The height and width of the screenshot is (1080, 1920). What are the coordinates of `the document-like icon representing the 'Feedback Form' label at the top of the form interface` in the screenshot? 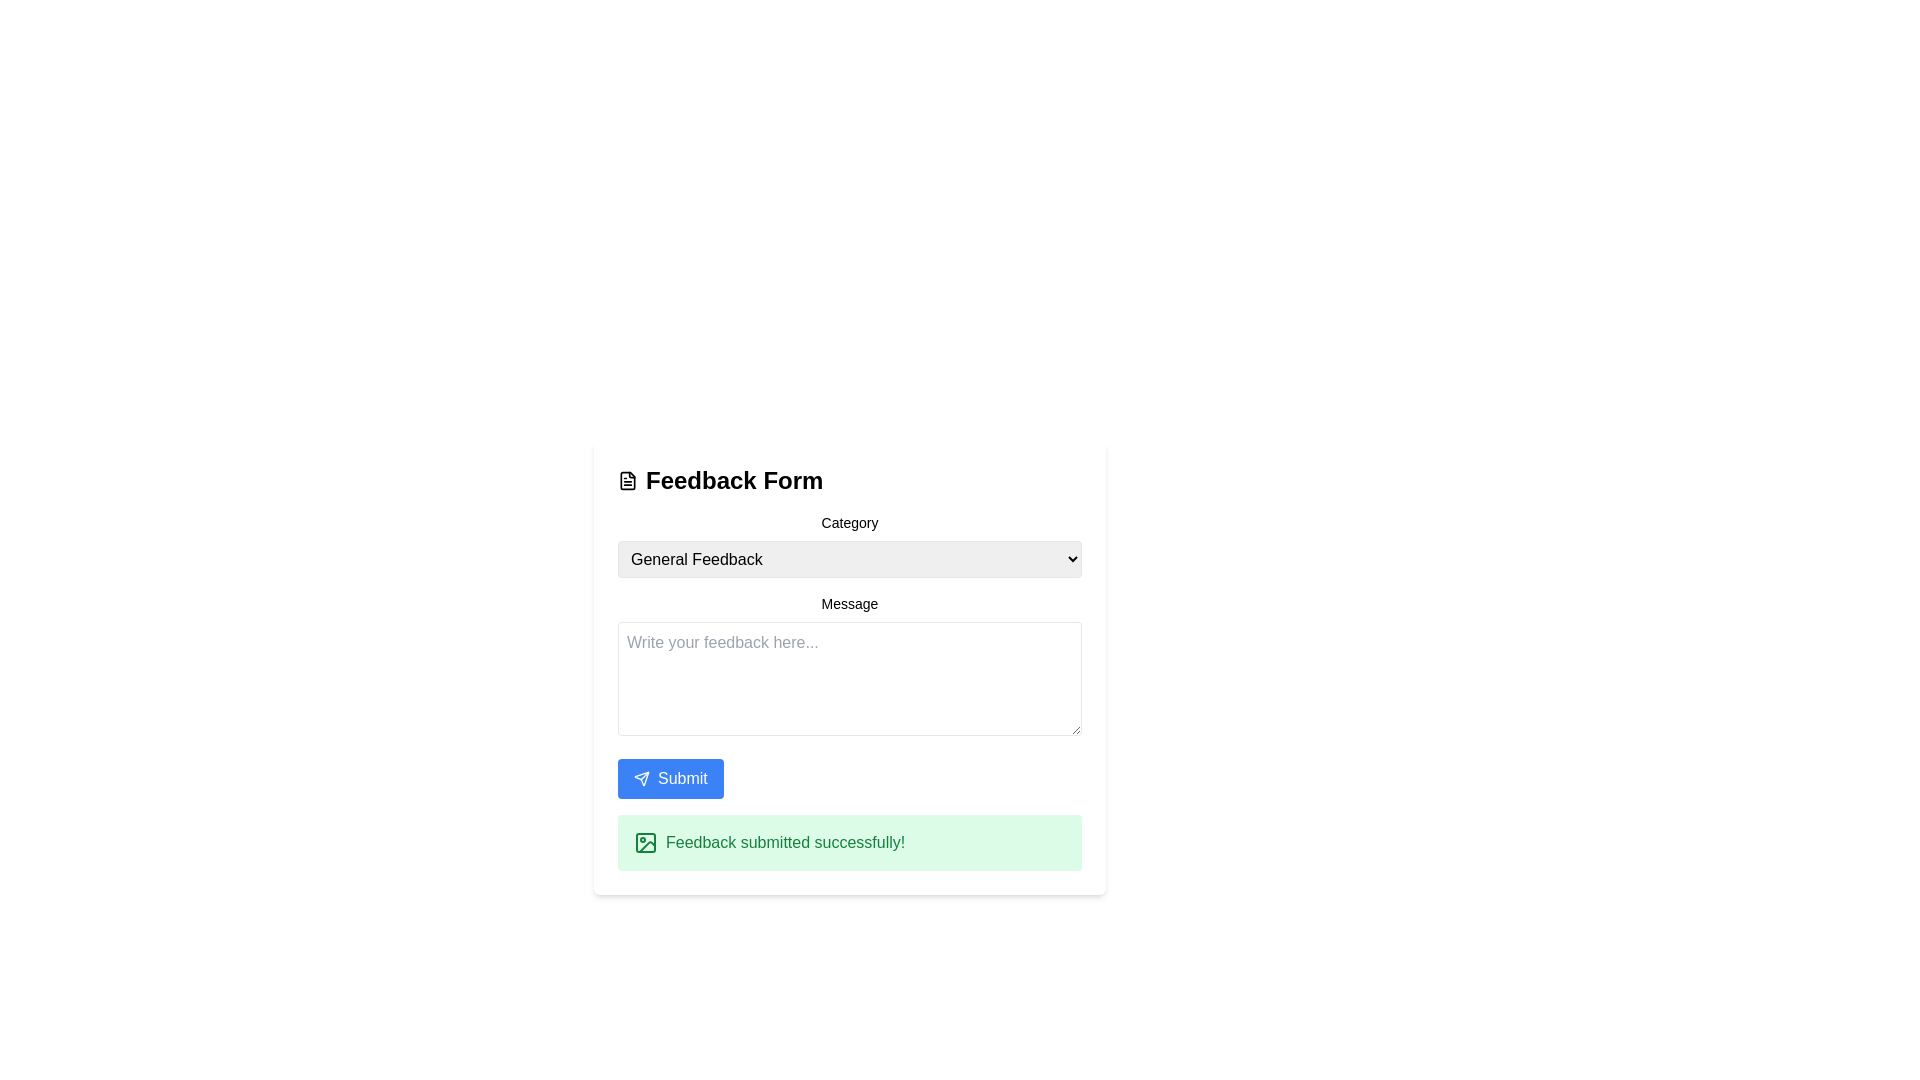 It's located at (627, 481).